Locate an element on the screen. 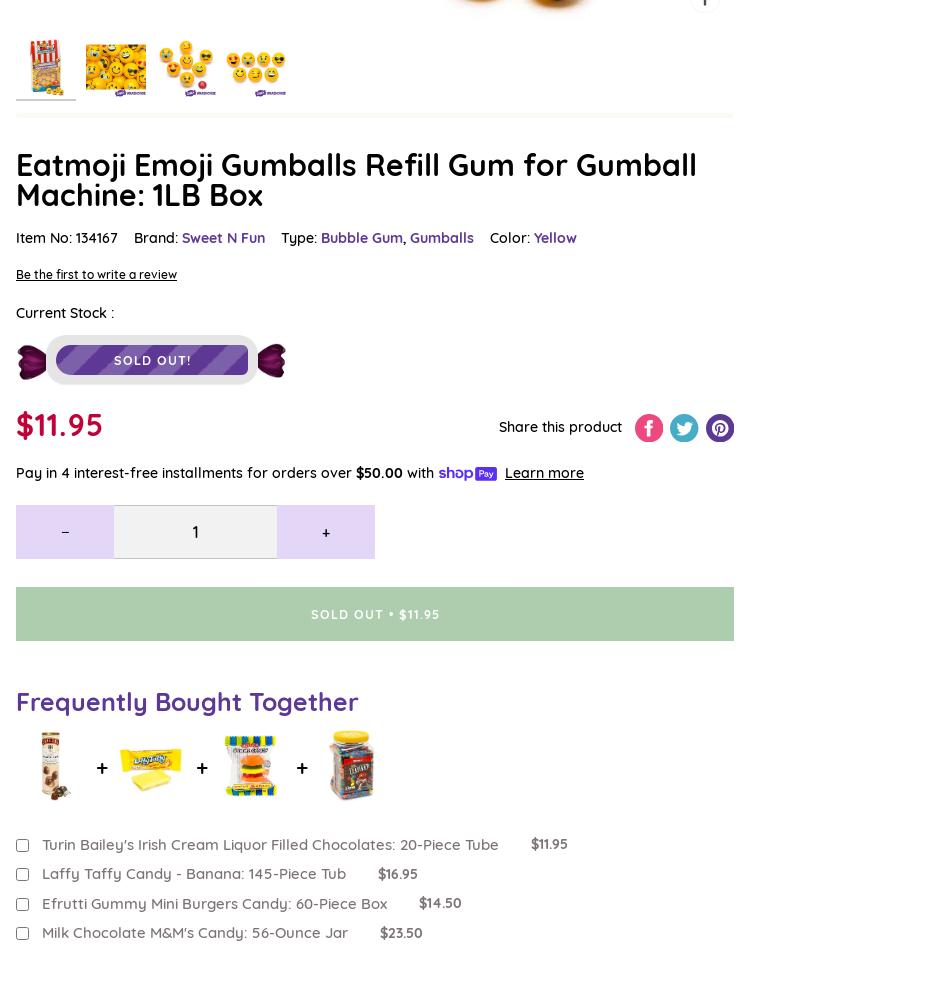 The image size is (926, 985). 'Wedding Candy' is located at coordinates (68, 326).